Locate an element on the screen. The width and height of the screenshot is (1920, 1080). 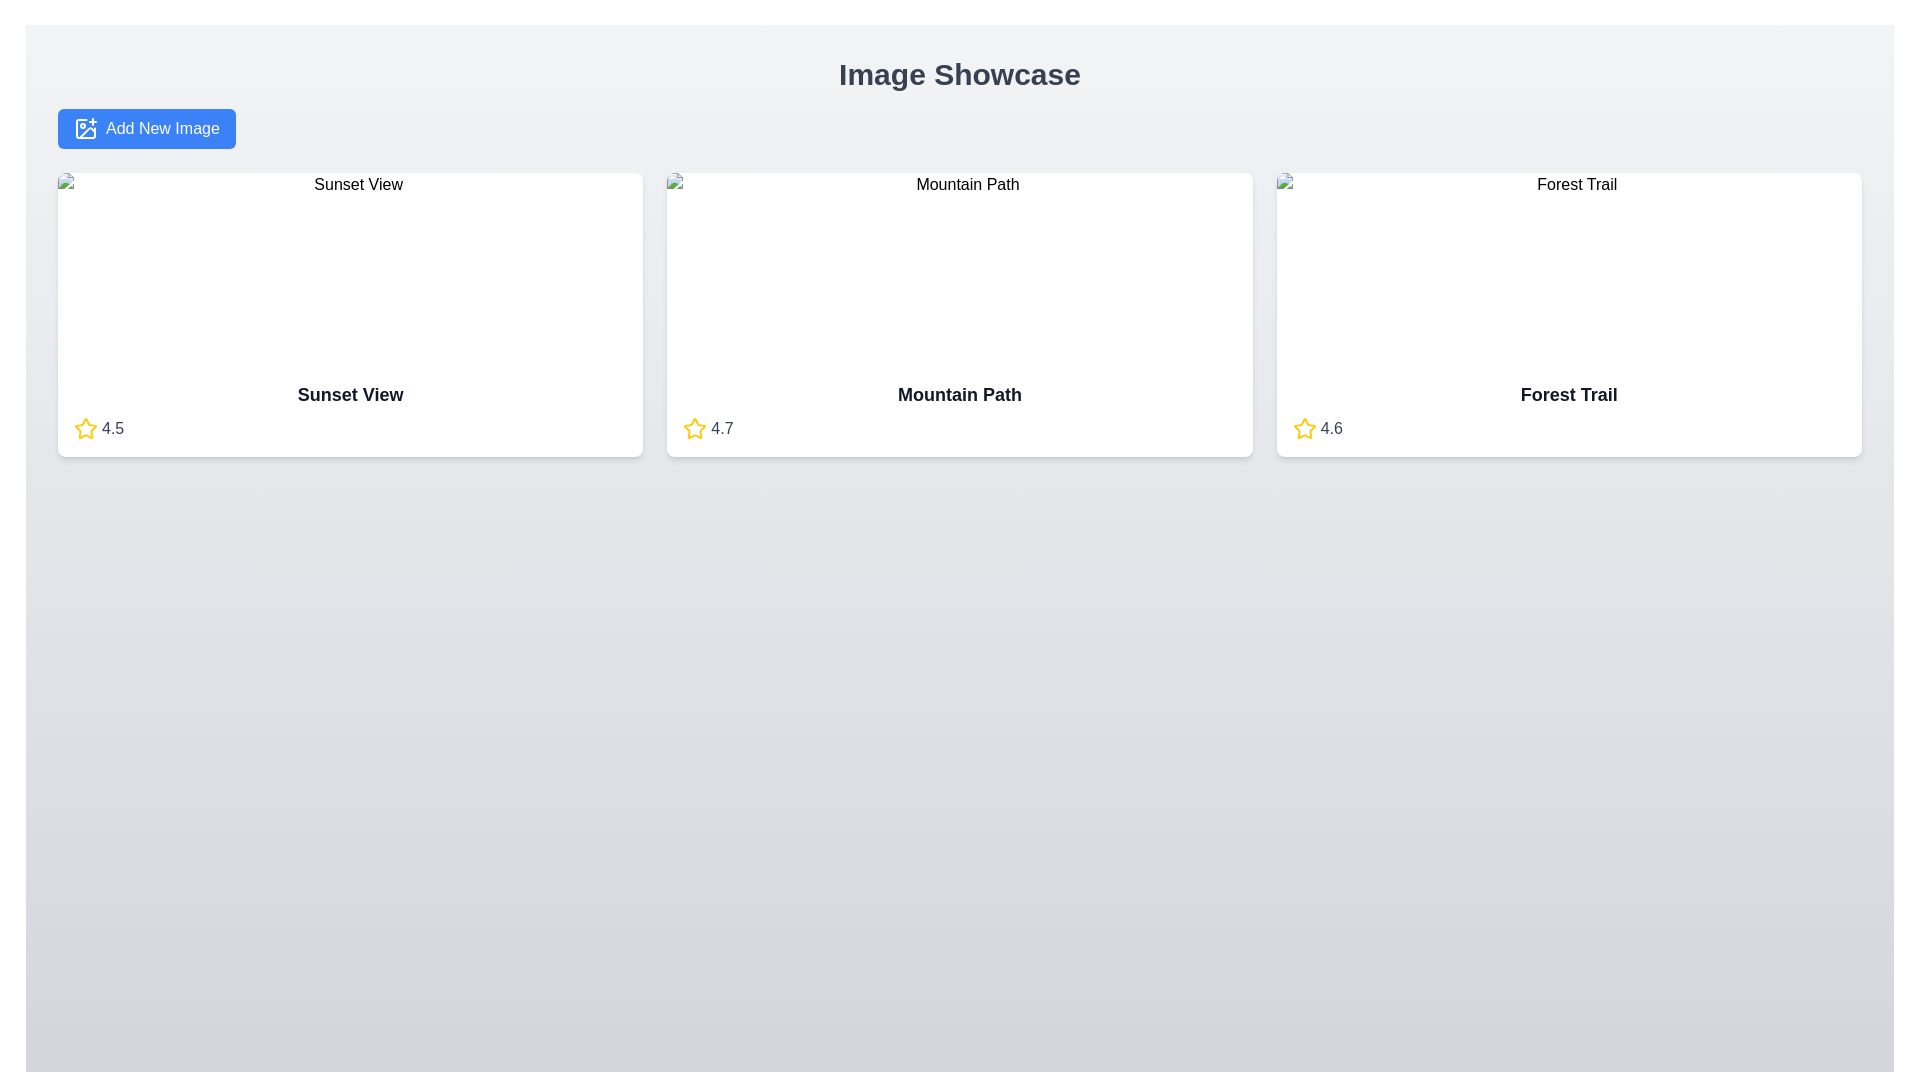
the rating icon located at the bottom-left of the 'Forest Trail' card, next to the numerical rating value '4.6' is located at coordinates (1304, 427).